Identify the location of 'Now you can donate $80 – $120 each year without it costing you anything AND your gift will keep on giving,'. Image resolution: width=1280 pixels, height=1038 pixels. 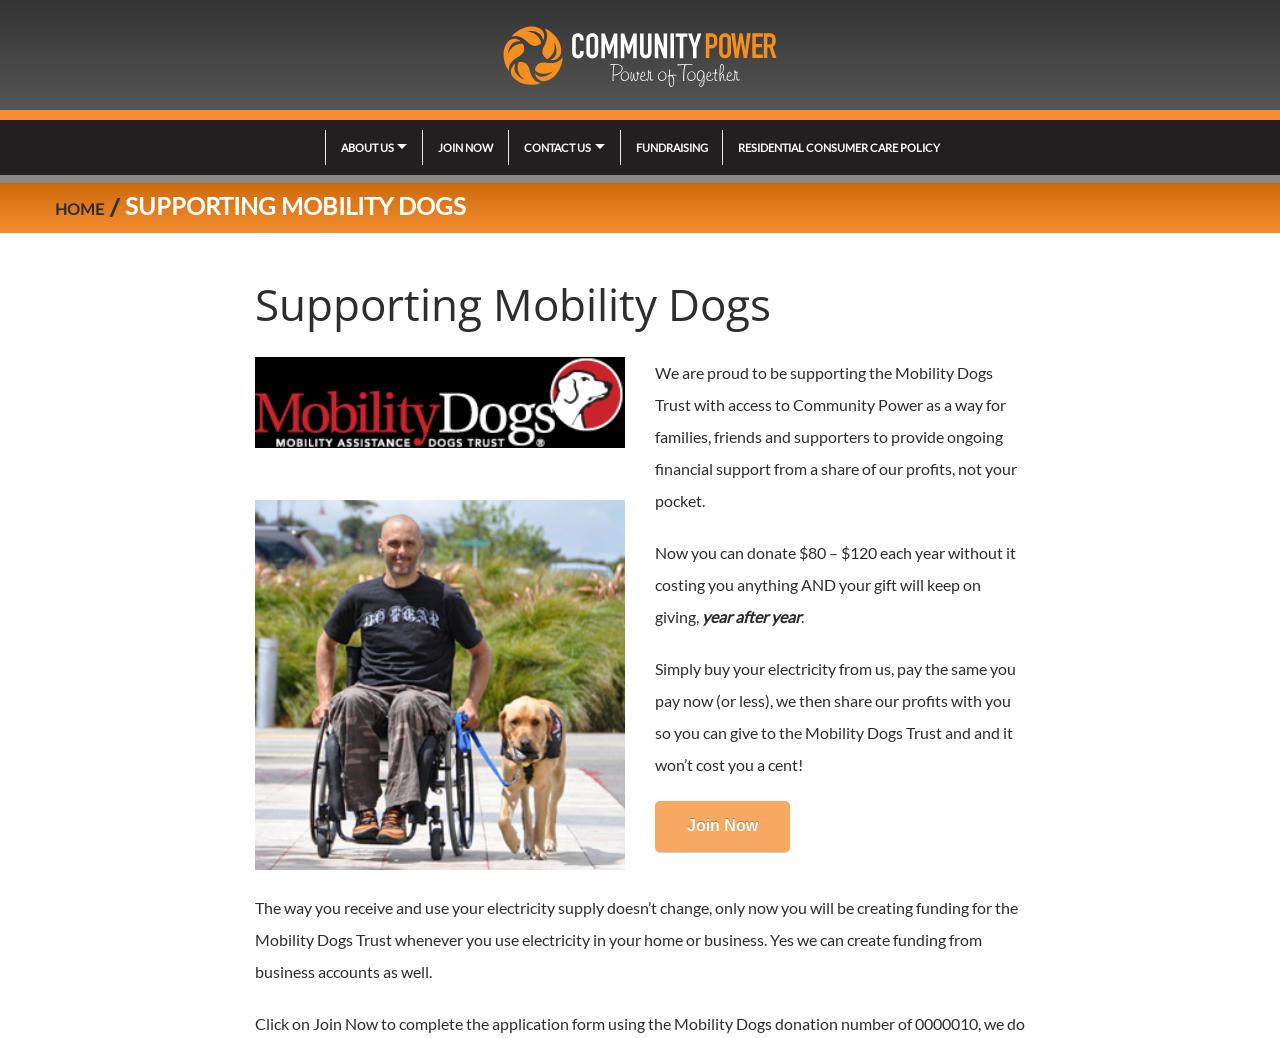
(654, 583).